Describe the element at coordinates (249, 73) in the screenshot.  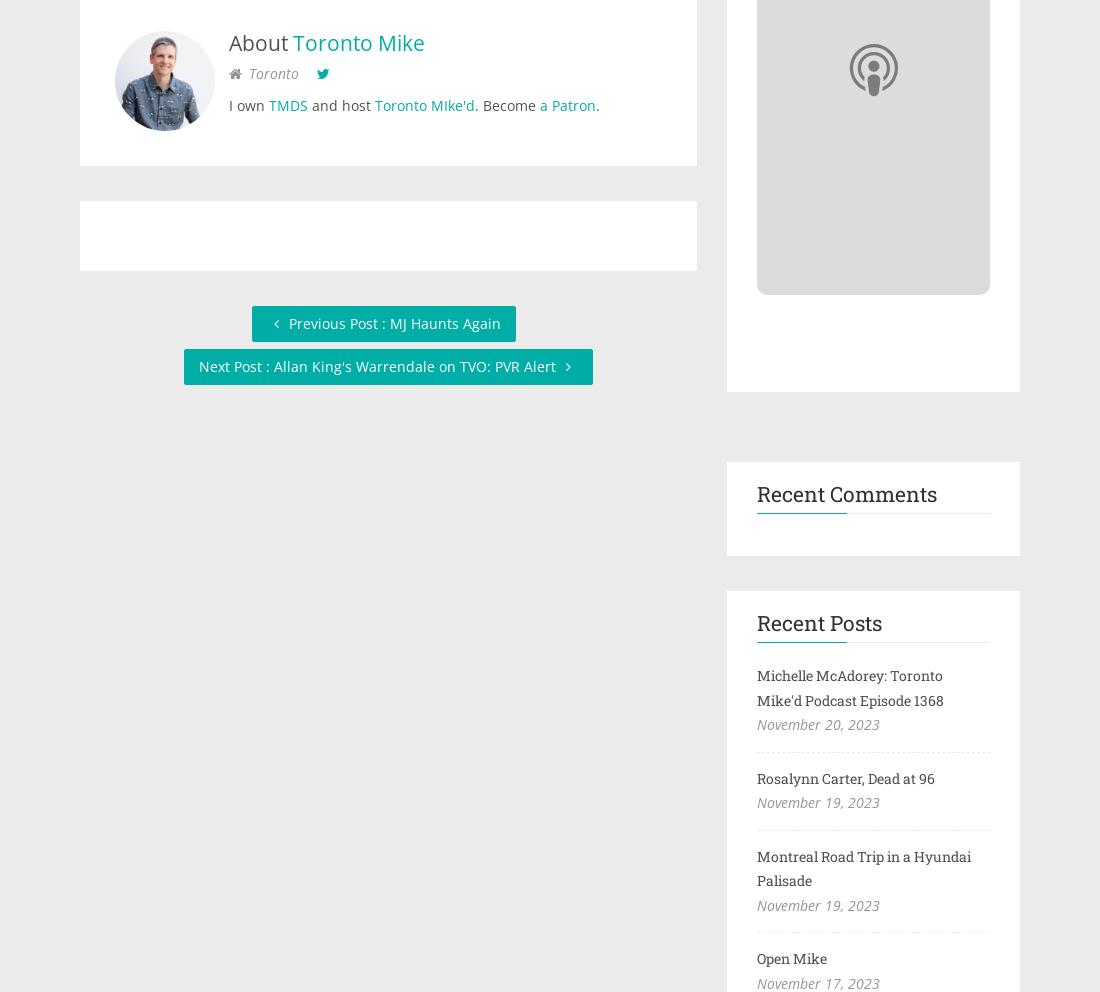
I see `'Toronto'` at that location.